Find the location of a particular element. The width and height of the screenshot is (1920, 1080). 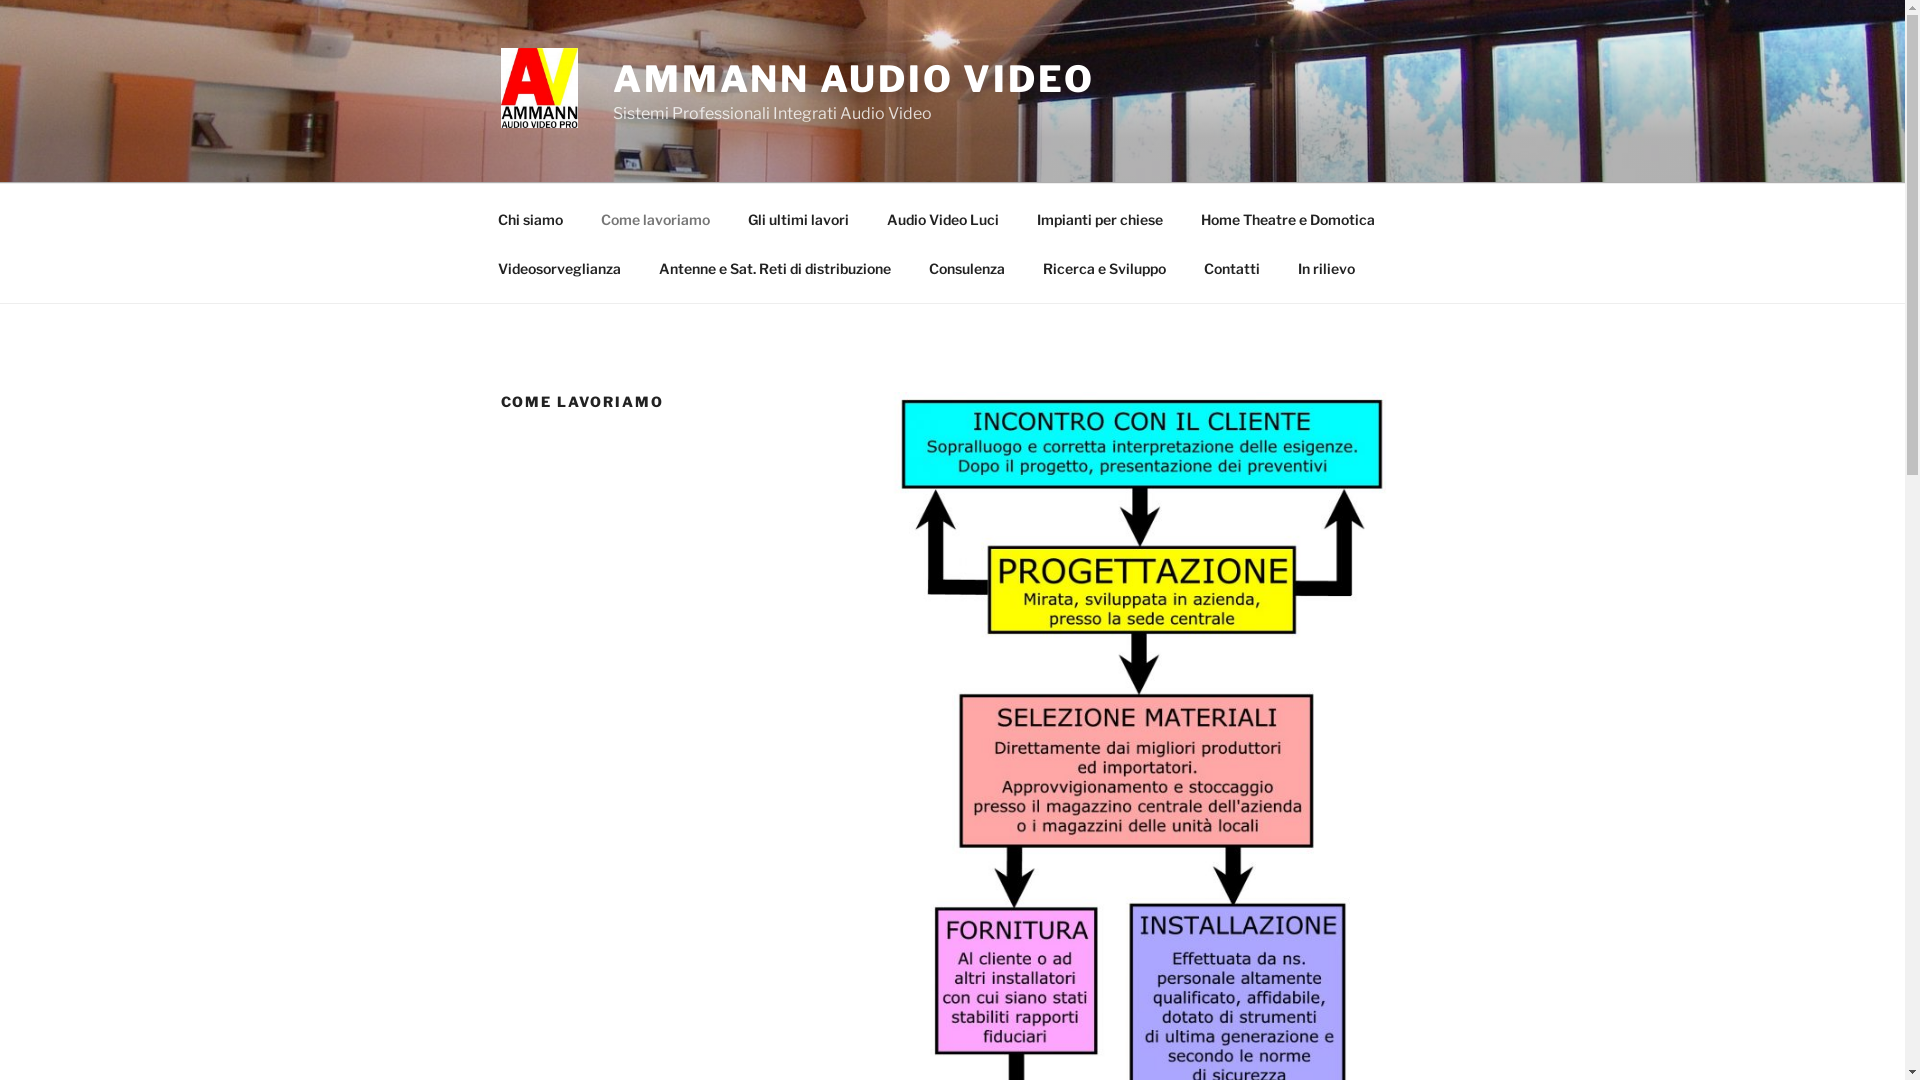

'Audio Video Luci' is located at coordinates (942, 218).